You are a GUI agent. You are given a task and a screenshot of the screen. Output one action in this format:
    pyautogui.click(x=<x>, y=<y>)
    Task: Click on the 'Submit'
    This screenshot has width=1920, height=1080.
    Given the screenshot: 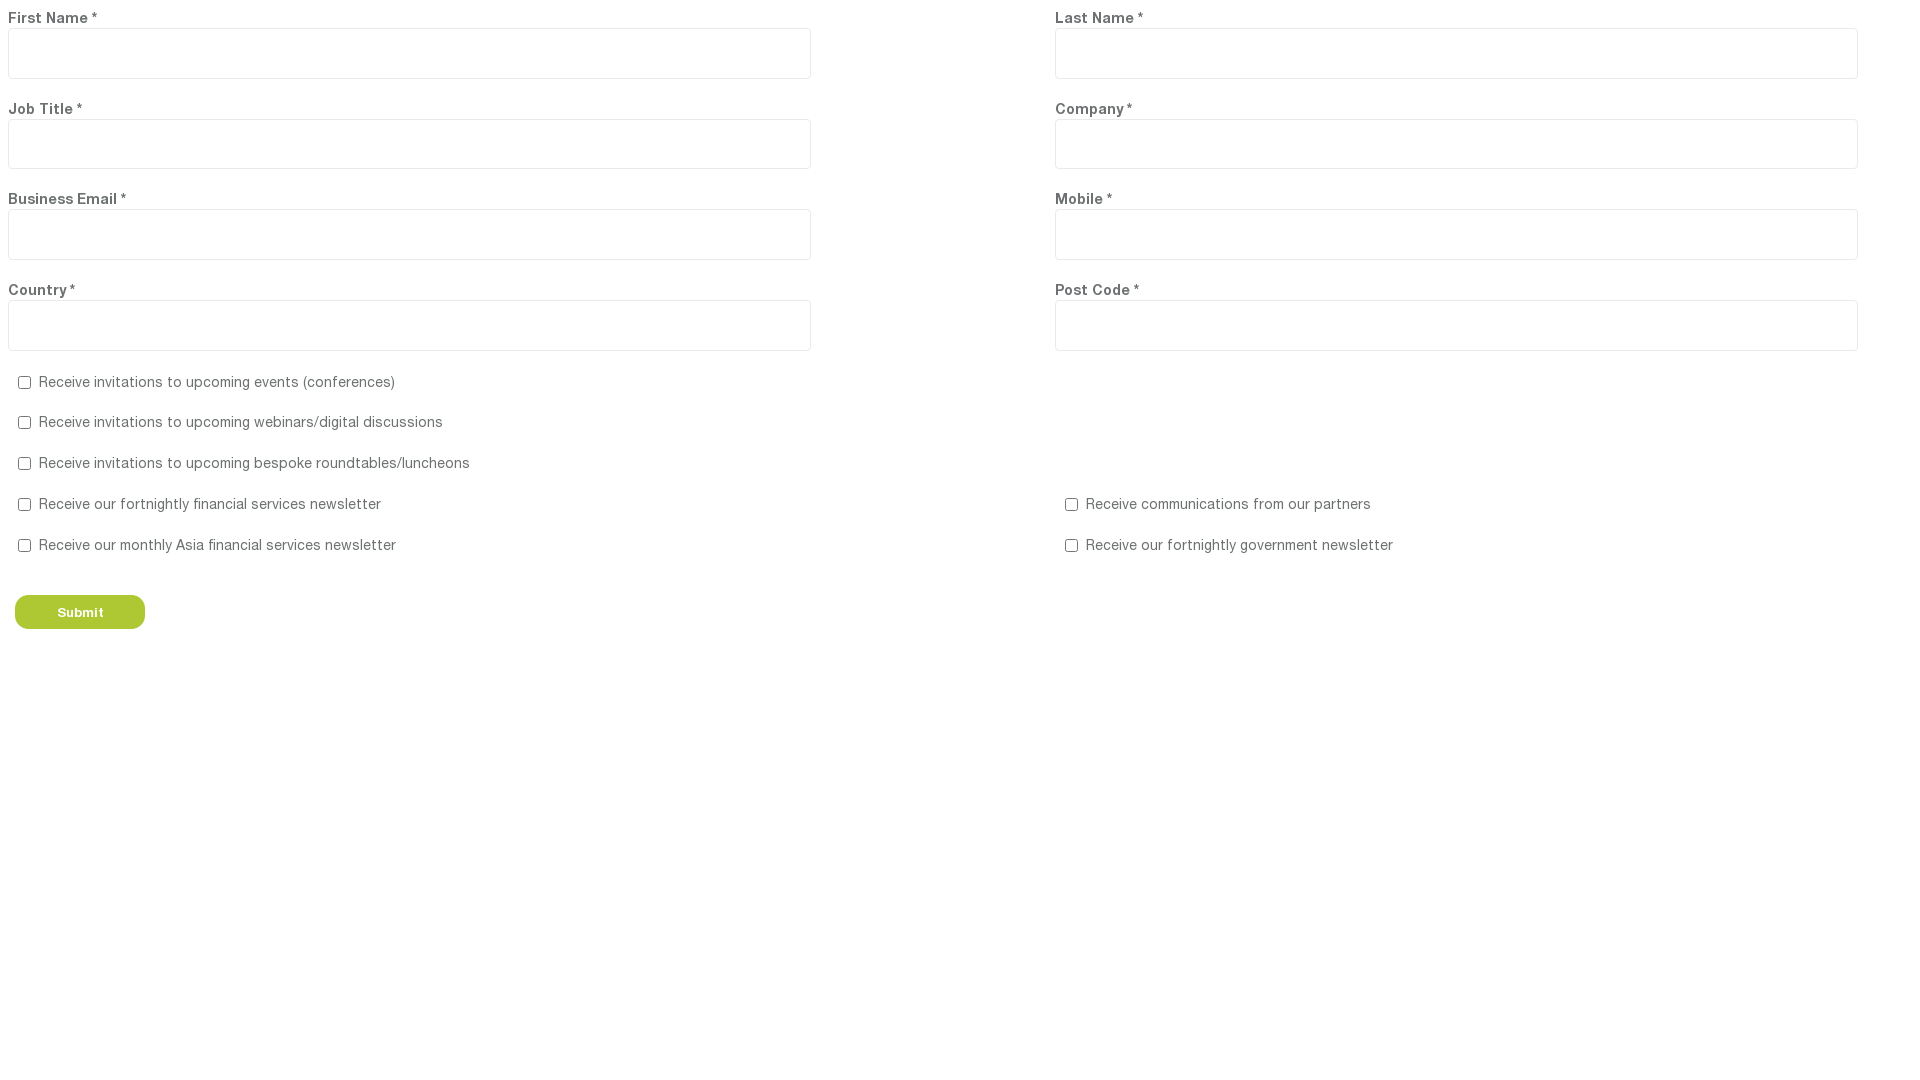 What is the action you would take?
    pyautogui.click(x=80, y=611)
    